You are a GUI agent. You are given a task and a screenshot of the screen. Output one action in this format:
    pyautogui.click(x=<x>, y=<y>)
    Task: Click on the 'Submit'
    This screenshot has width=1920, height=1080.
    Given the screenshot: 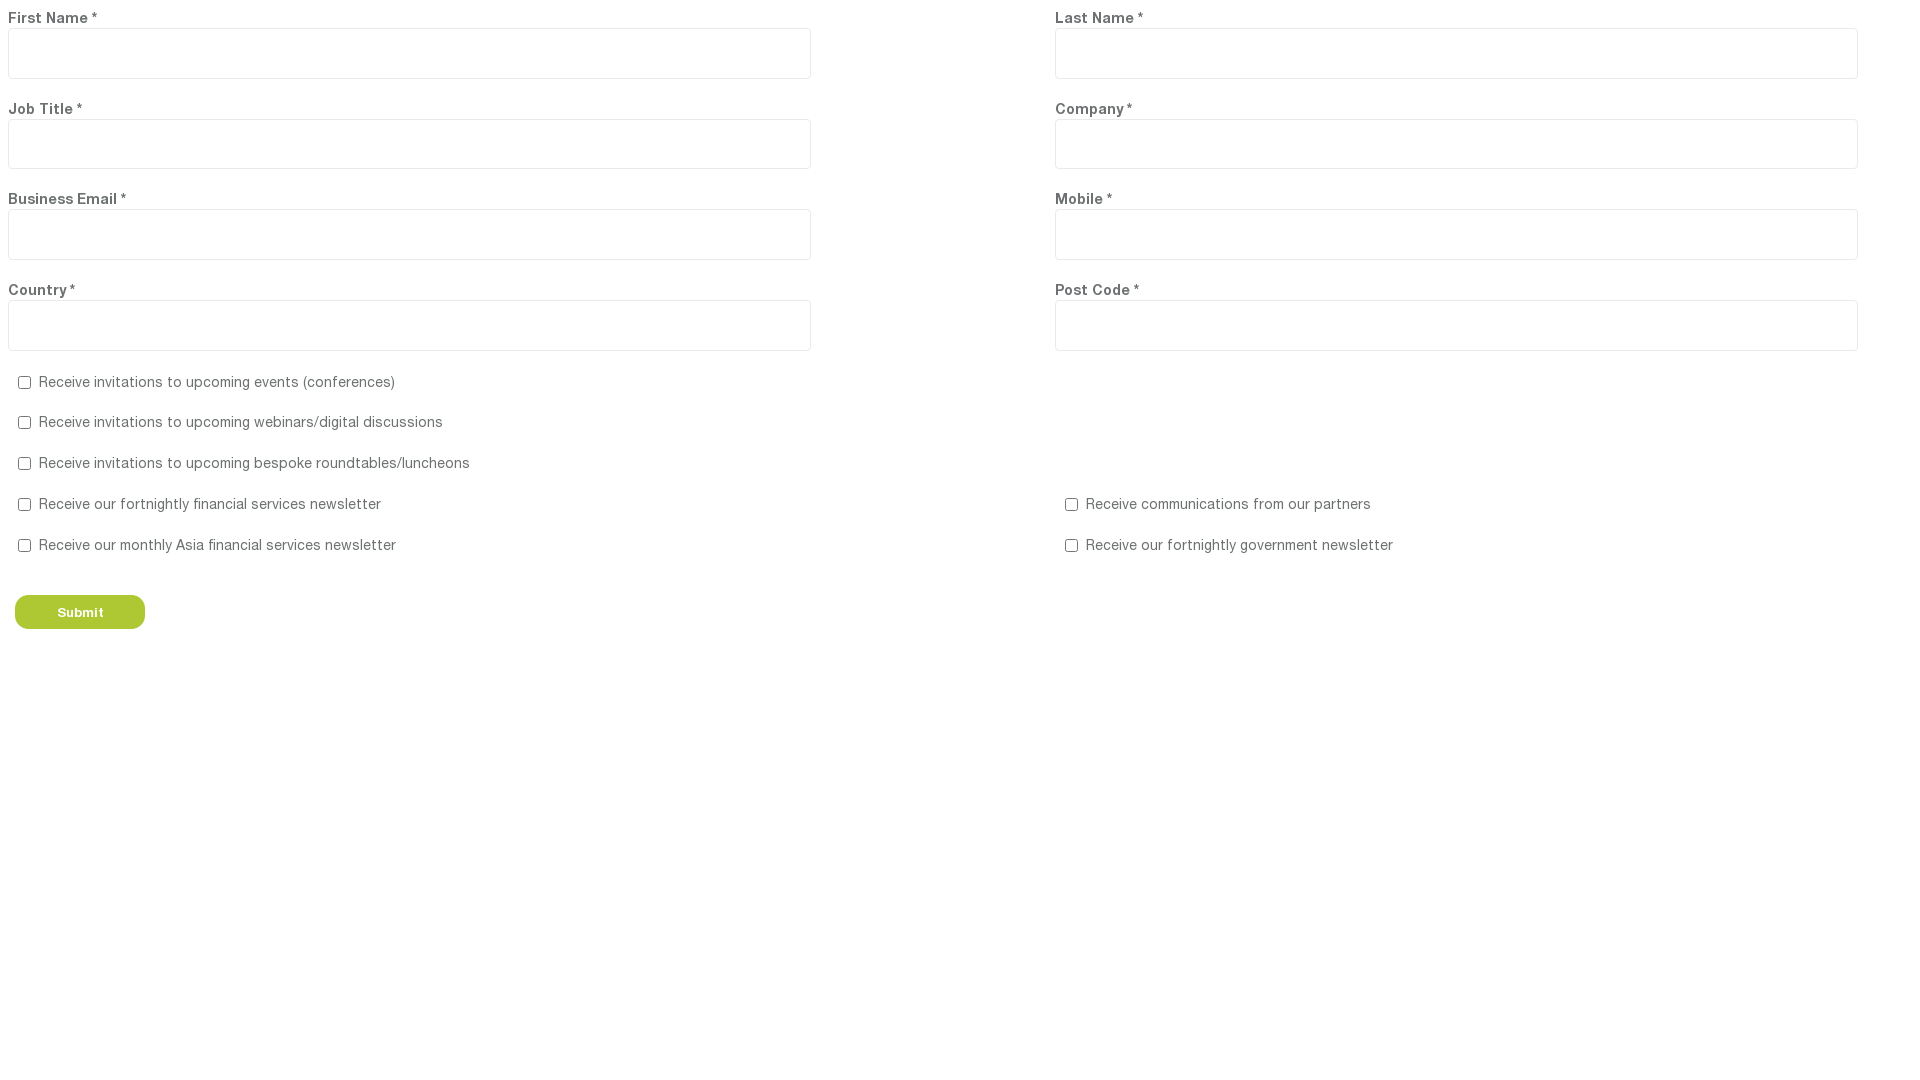 What is the action you would take?
    pyautogui.click(x=80, y=611)
    